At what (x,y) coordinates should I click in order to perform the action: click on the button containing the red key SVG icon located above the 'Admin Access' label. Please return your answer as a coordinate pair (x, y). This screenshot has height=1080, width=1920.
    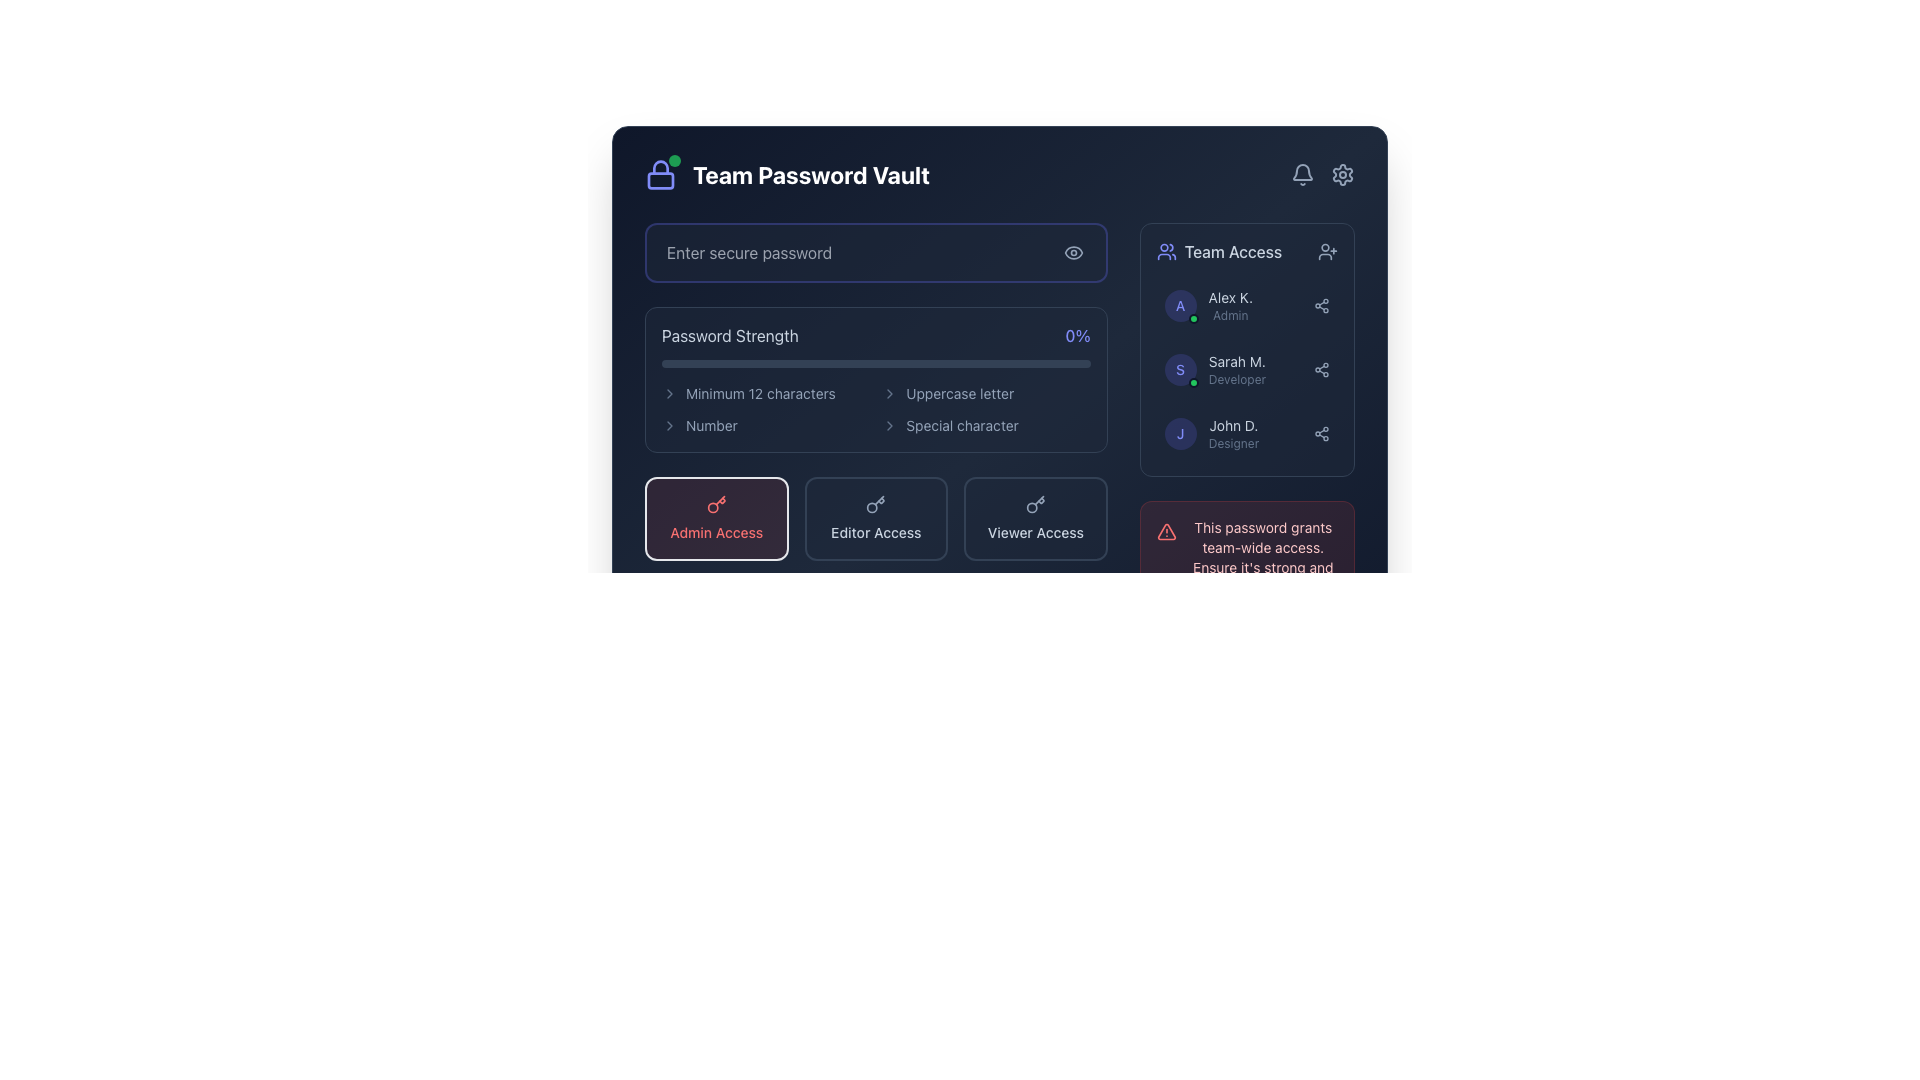
    Looking at the image, I should click on (716, 504).